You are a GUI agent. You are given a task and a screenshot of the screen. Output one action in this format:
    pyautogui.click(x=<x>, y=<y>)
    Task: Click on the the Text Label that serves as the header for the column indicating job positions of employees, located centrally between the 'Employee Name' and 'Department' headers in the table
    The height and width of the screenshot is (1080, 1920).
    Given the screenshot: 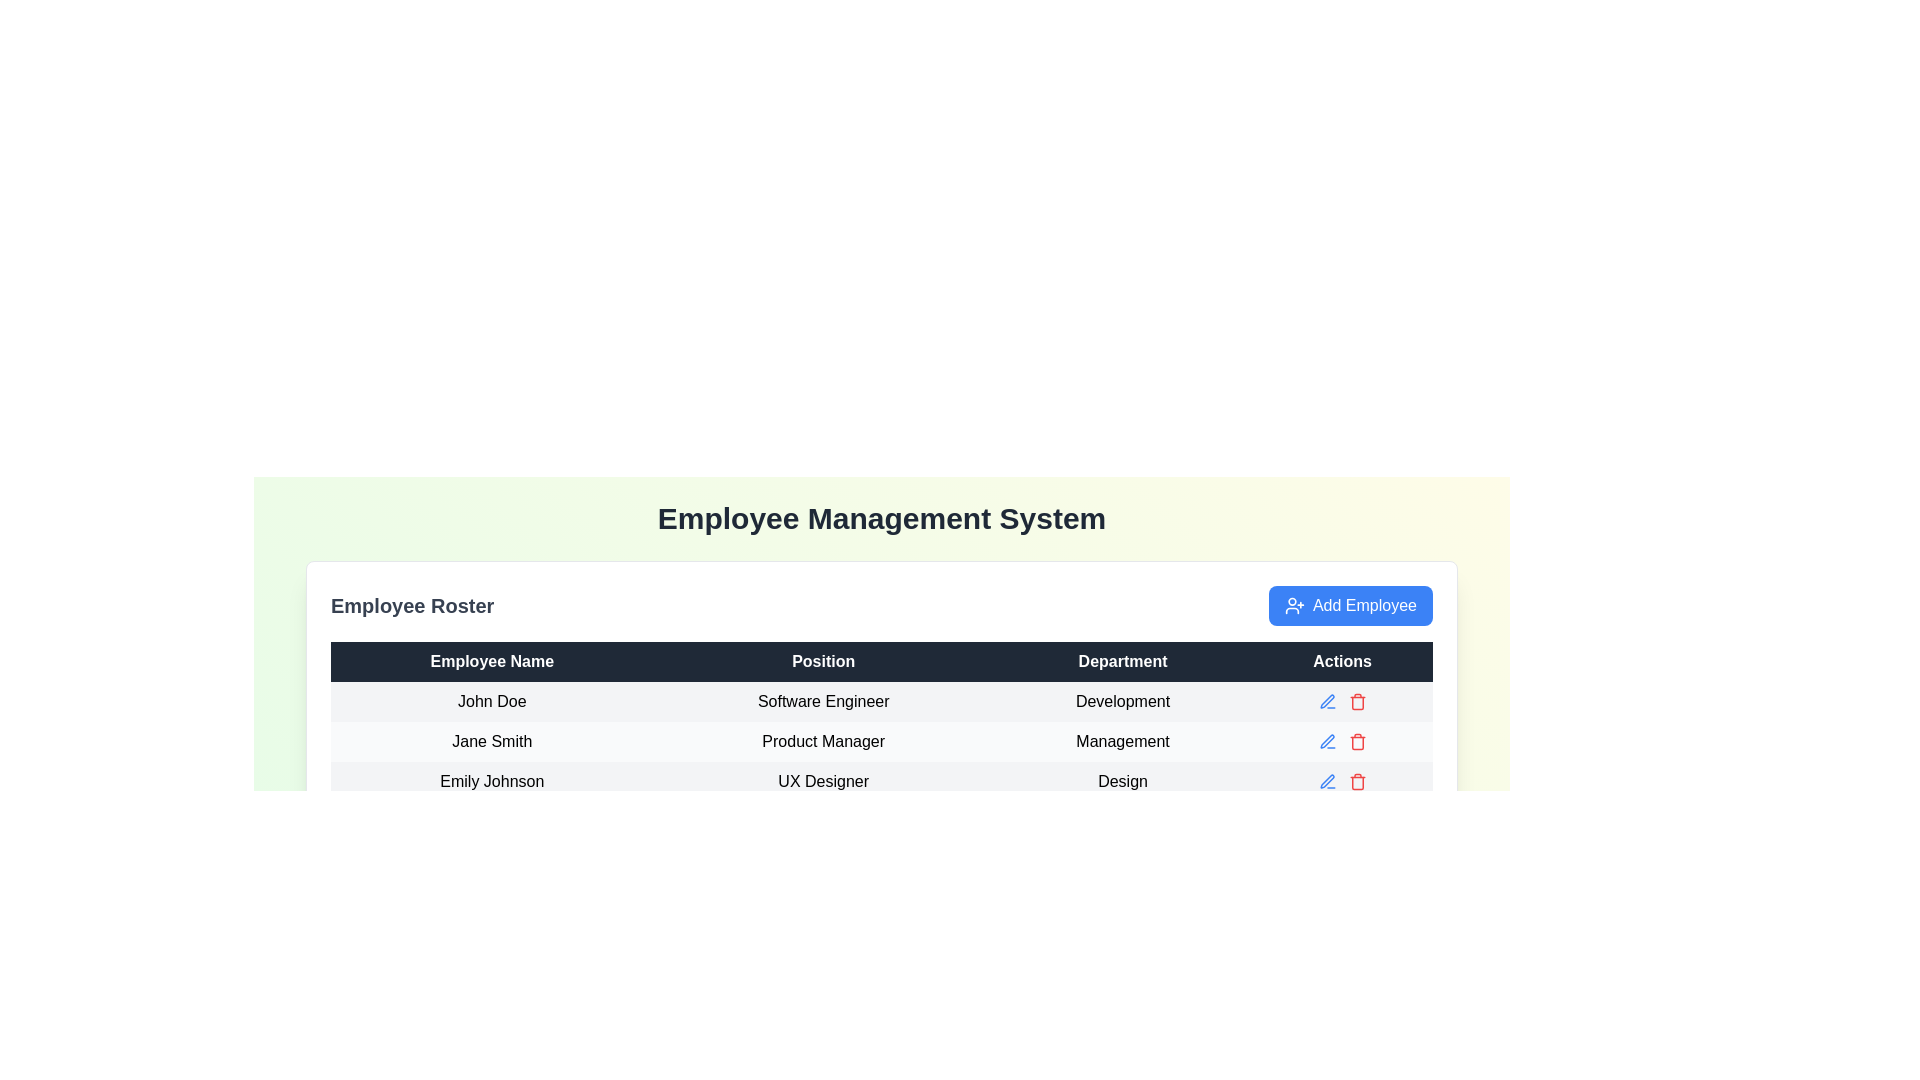 What is the action you would take?
    pyautogui.click(x=823, y=662)
    